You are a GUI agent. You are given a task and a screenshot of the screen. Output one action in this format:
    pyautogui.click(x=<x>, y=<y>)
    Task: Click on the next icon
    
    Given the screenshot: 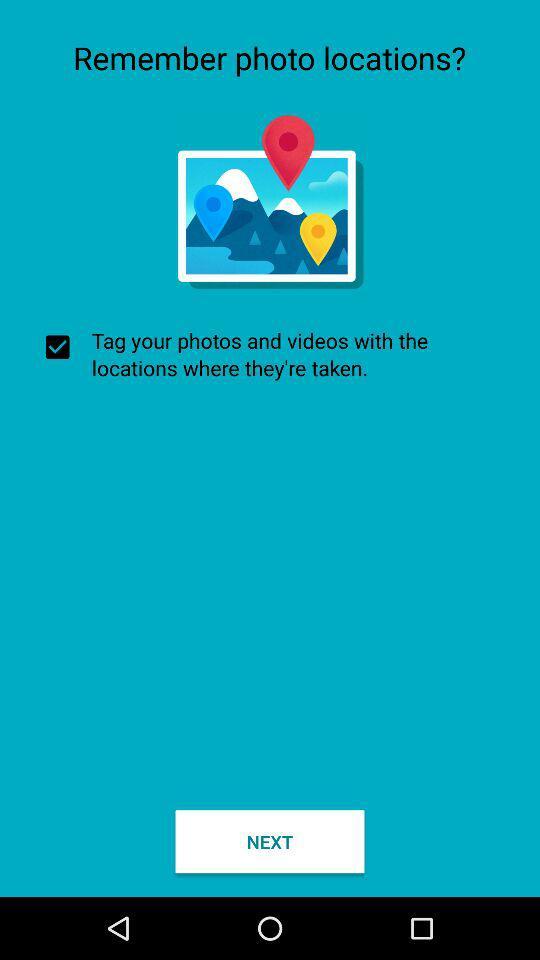 What is the action you would take?
    pyautogui.click(x=270, y=840)
    